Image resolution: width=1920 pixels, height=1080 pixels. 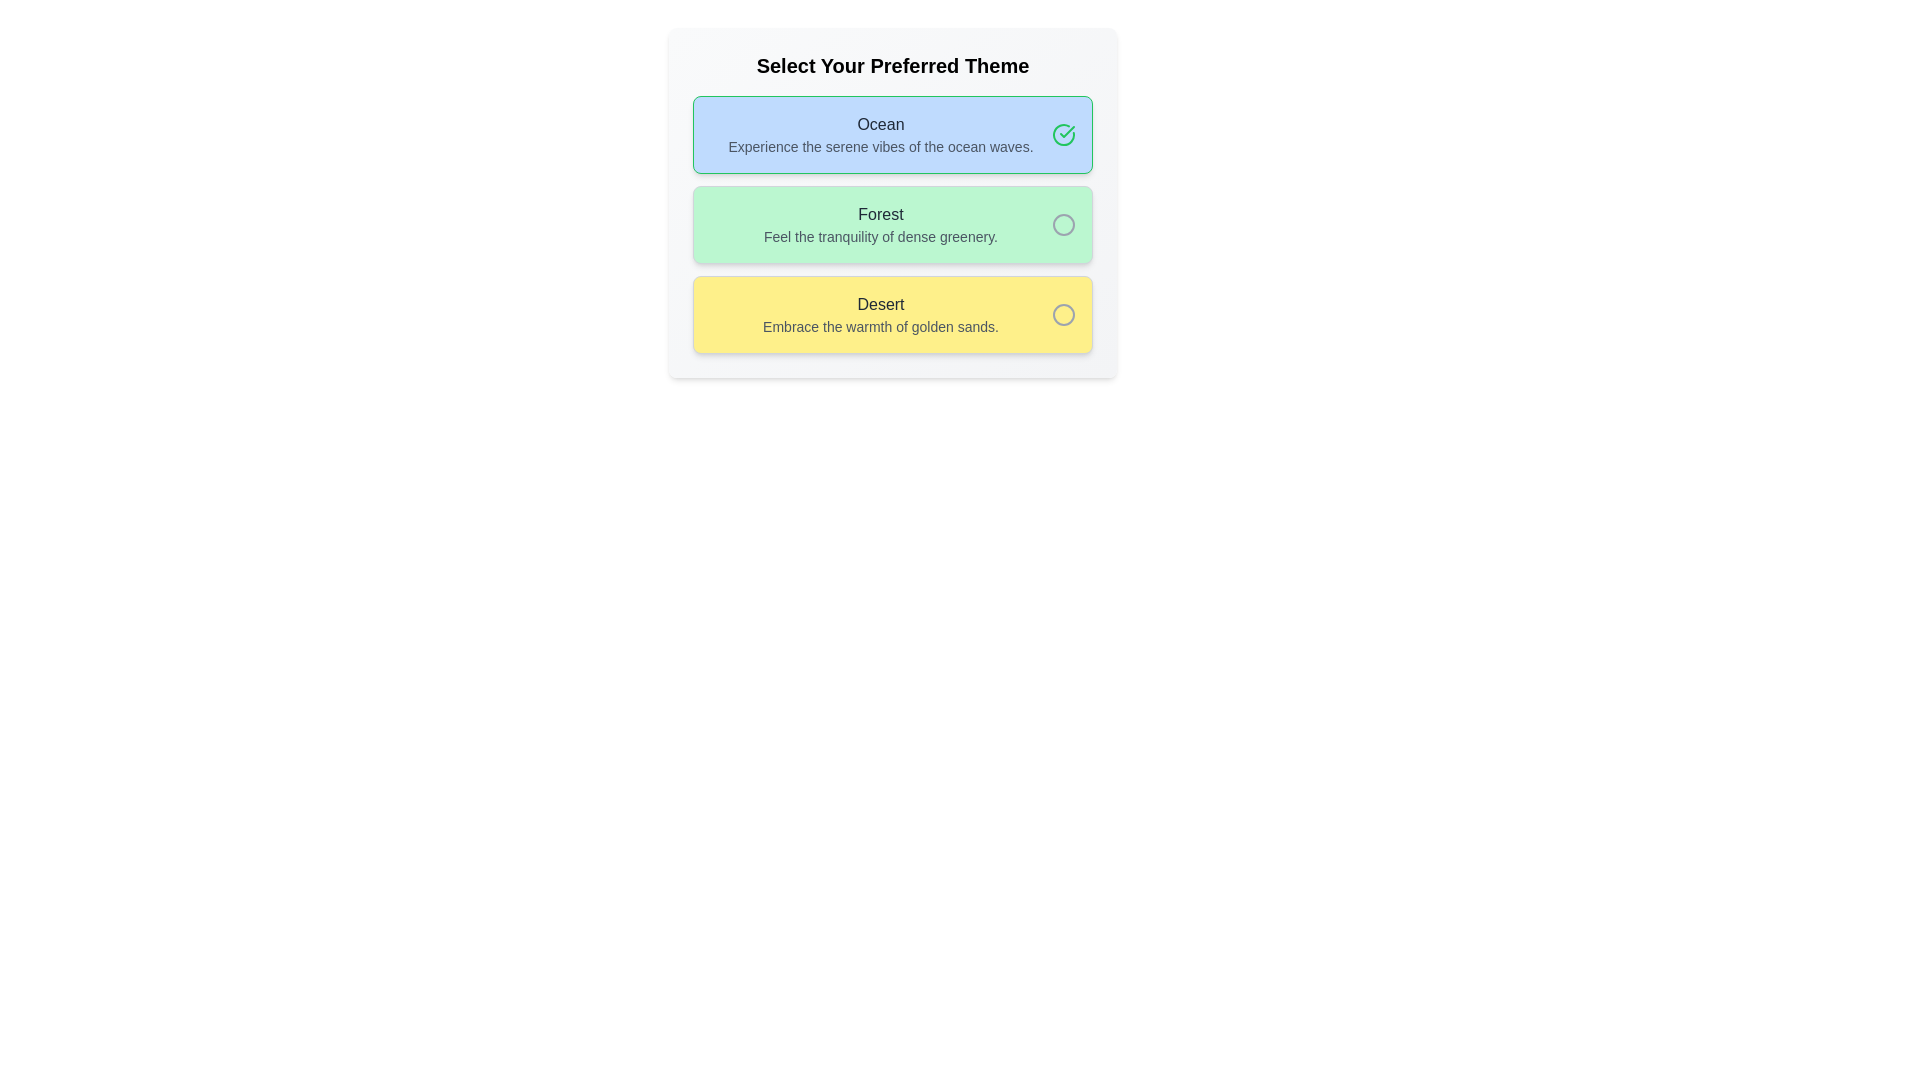 What do you see at coordinates (891, 224) in the screenshot?
I see `the selectable list item labeled 'Forest' with a green background and a radio button` at bounding box center [891, 224].